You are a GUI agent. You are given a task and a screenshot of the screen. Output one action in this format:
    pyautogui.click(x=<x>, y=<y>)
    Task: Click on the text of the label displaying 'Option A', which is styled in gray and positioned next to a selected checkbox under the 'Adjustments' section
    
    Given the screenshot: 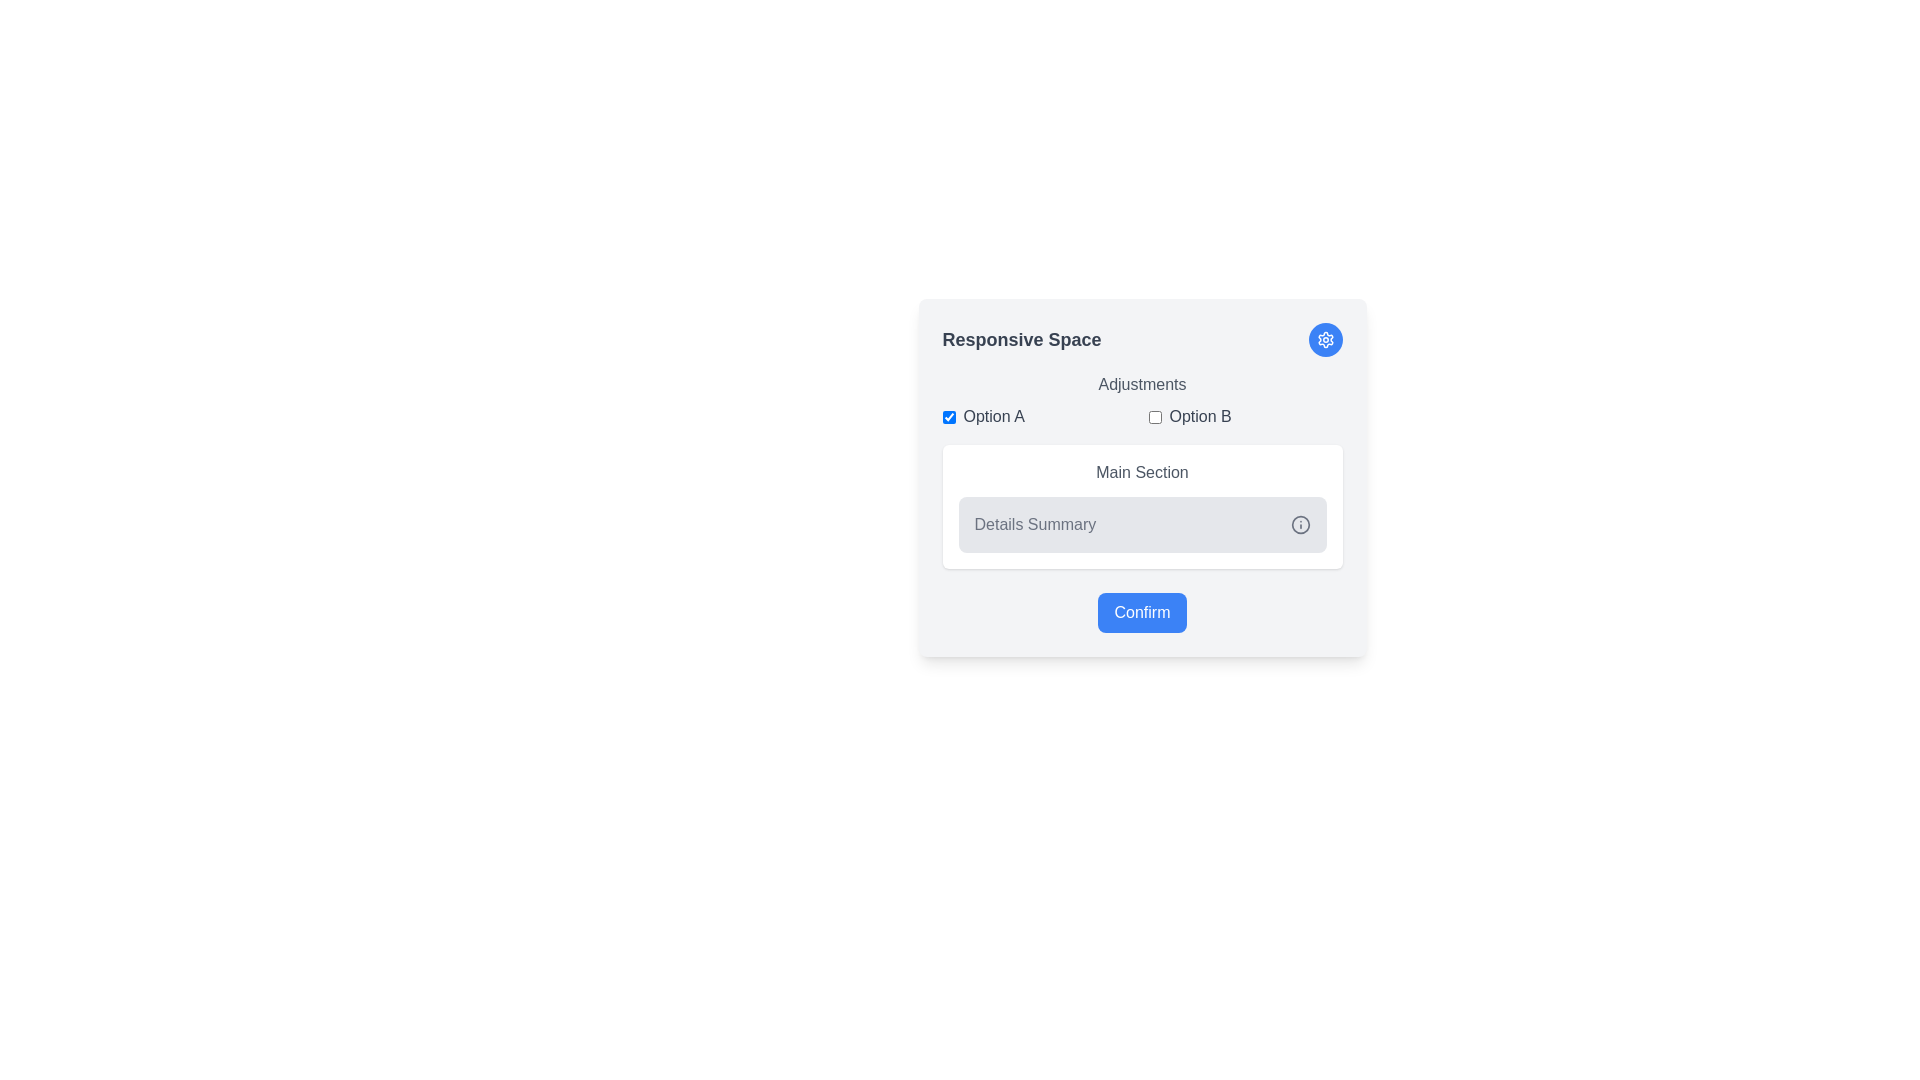 What is the action you would take?
    pyautogui.click(x=994, y=415)
    